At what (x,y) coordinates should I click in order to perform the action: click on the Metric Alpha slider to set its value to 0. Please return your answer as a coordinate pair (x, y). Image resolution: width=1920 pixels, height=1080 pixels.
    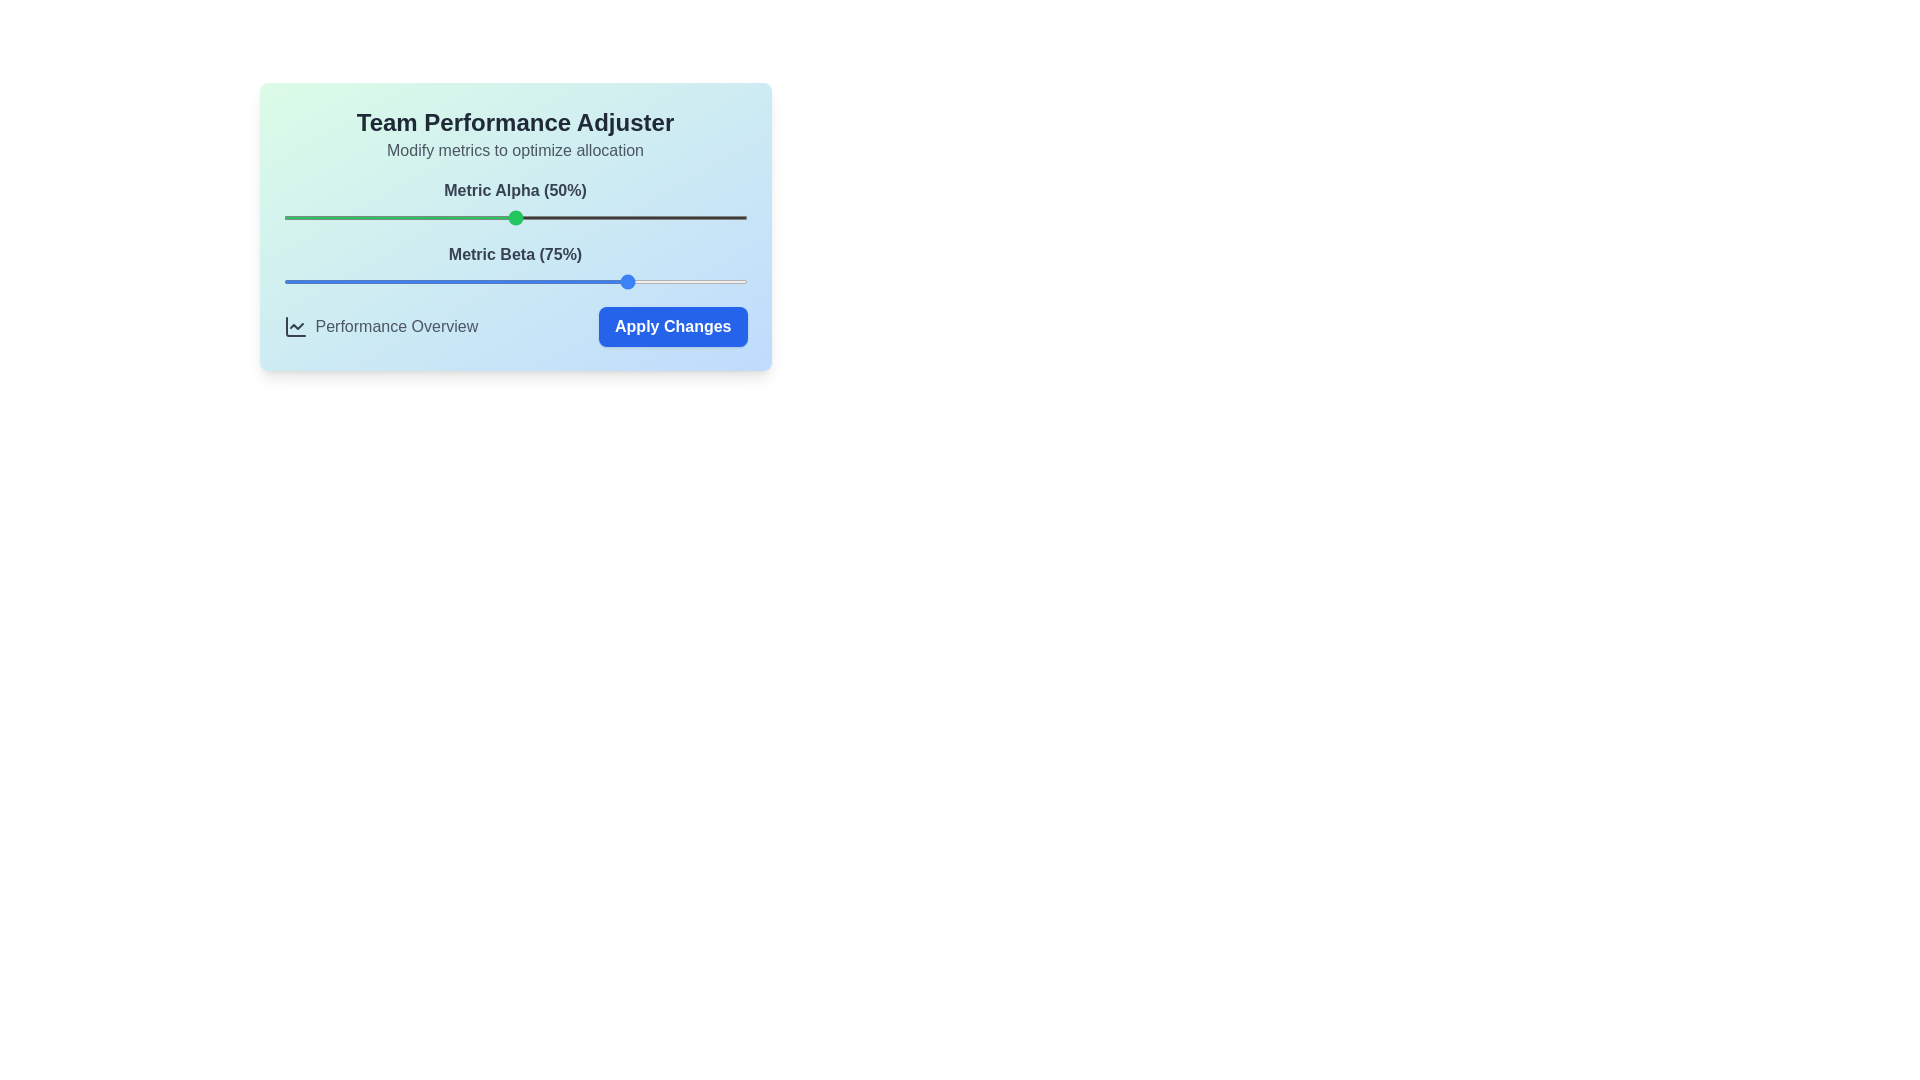
    Looking at the image, I should click on (282, 218).